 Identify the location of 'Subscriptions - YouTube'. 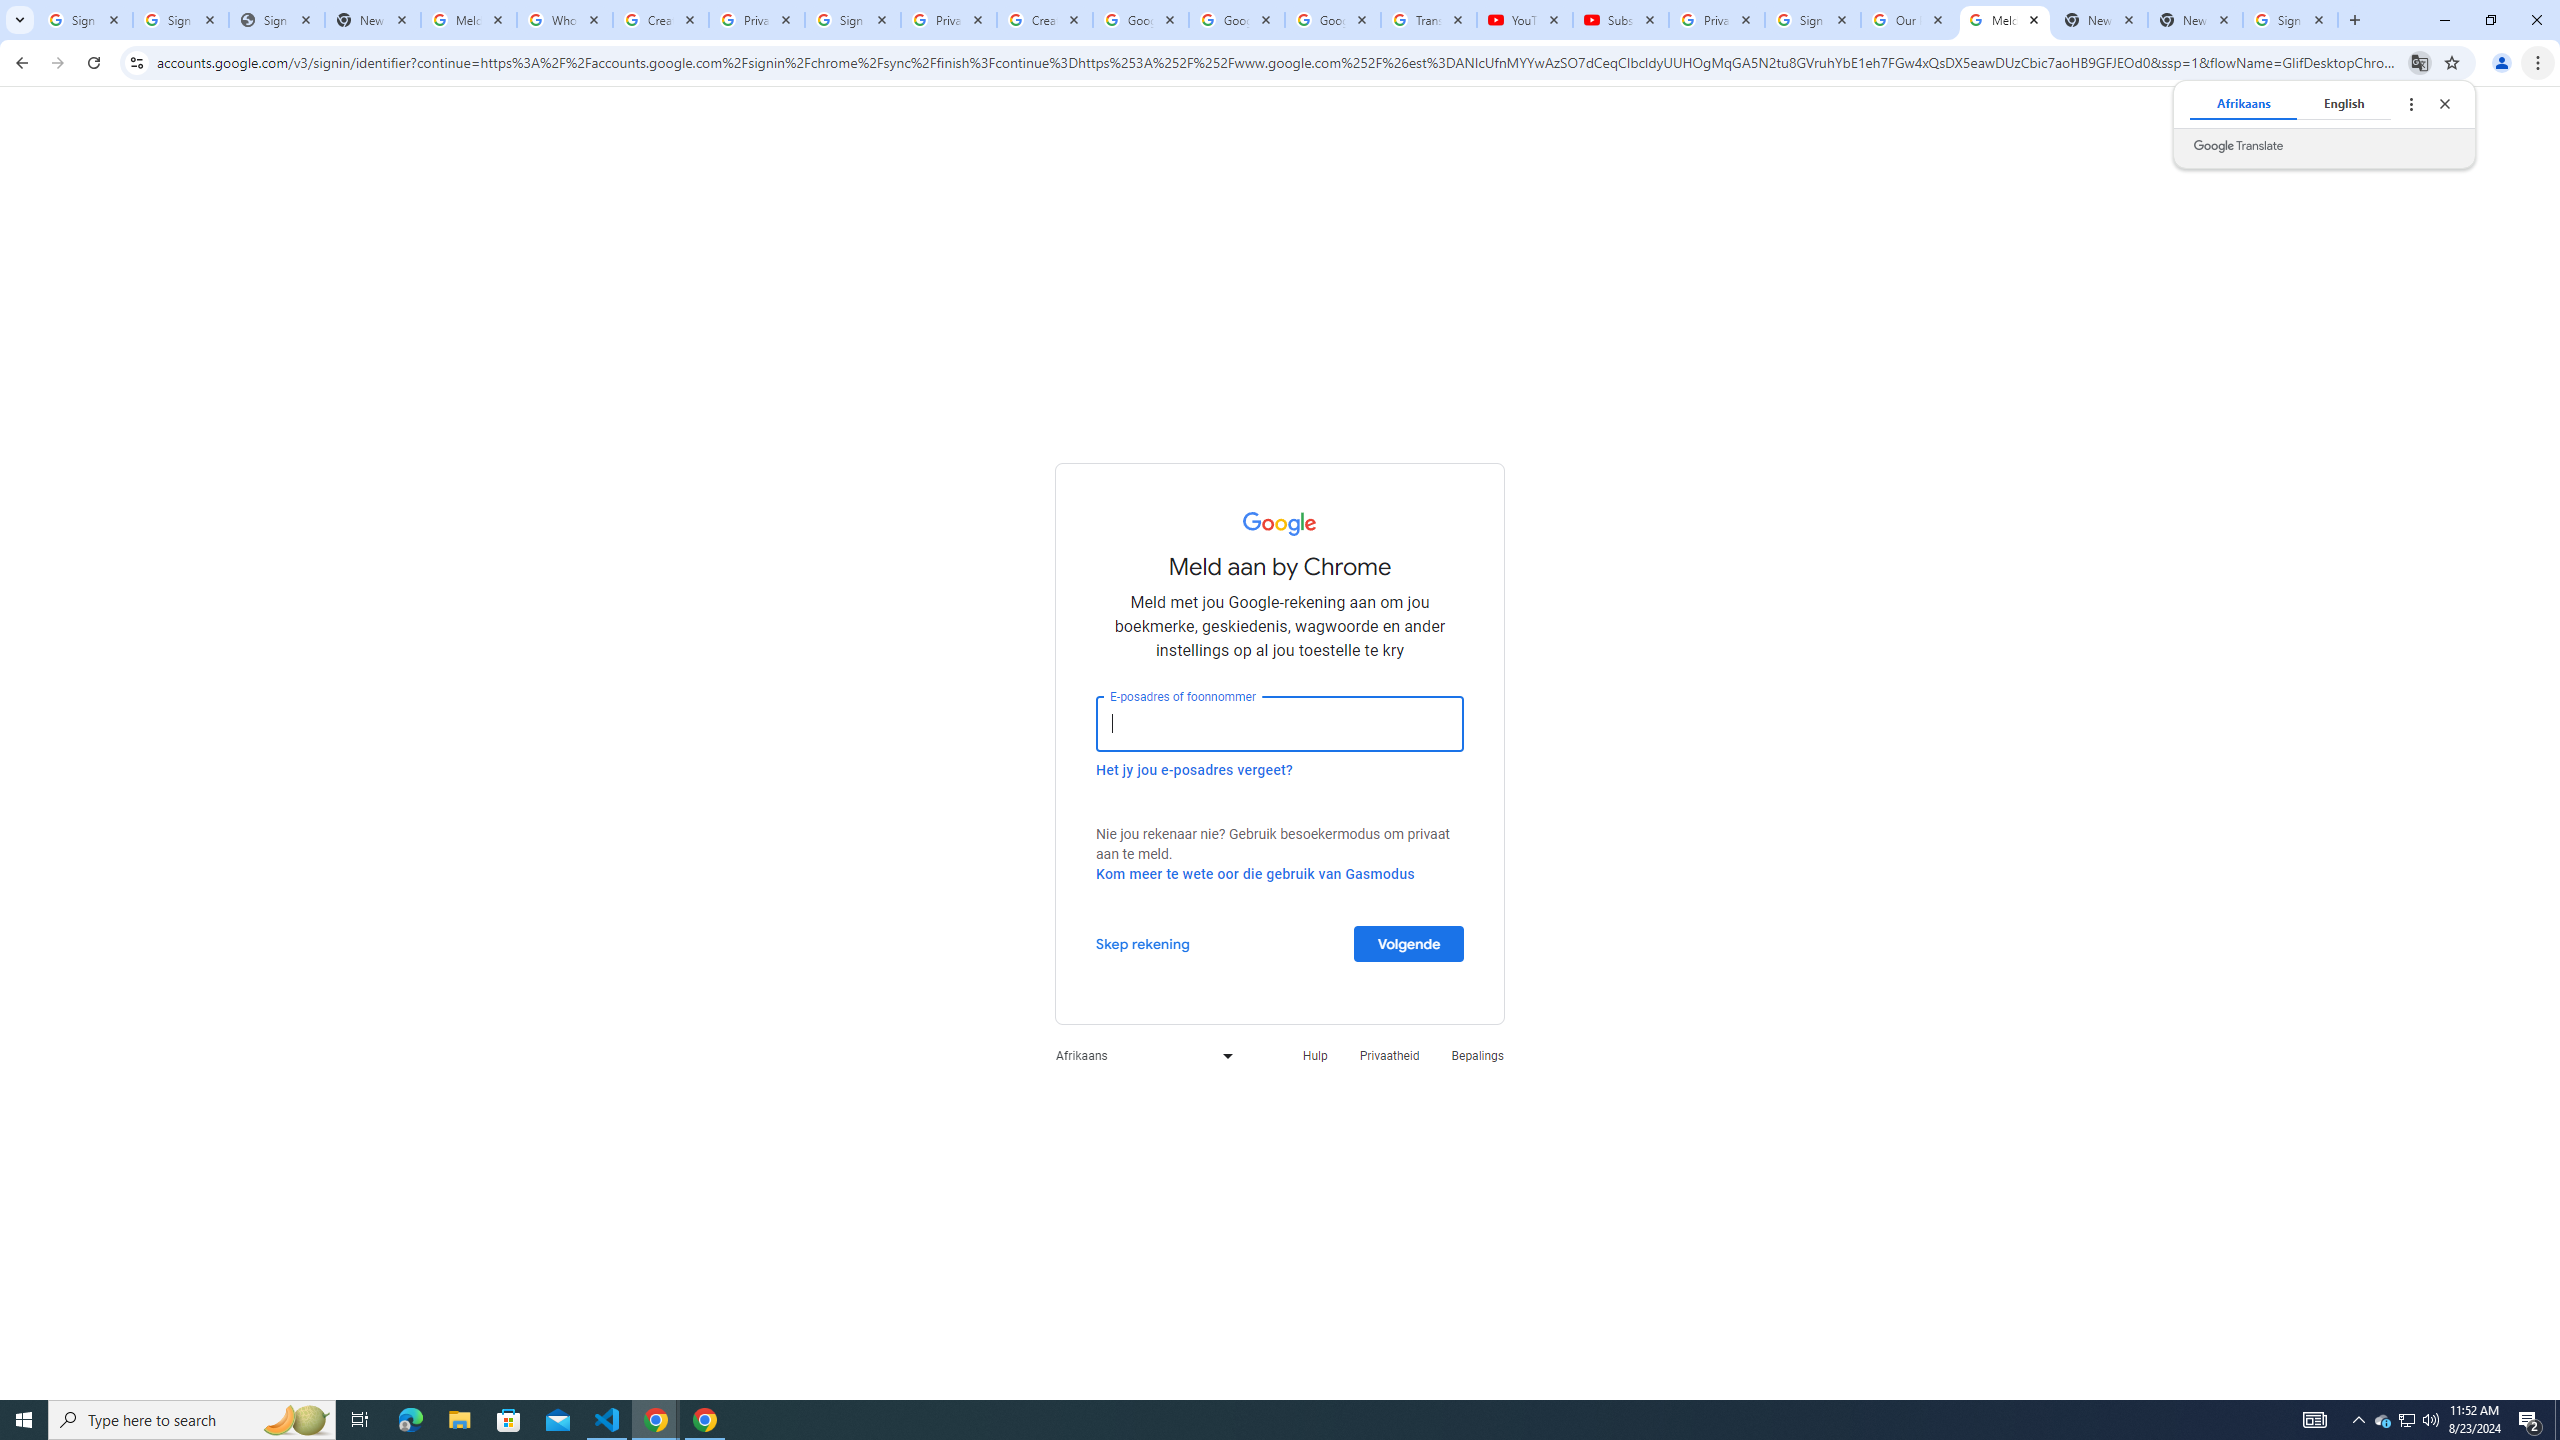
(1619, 19).